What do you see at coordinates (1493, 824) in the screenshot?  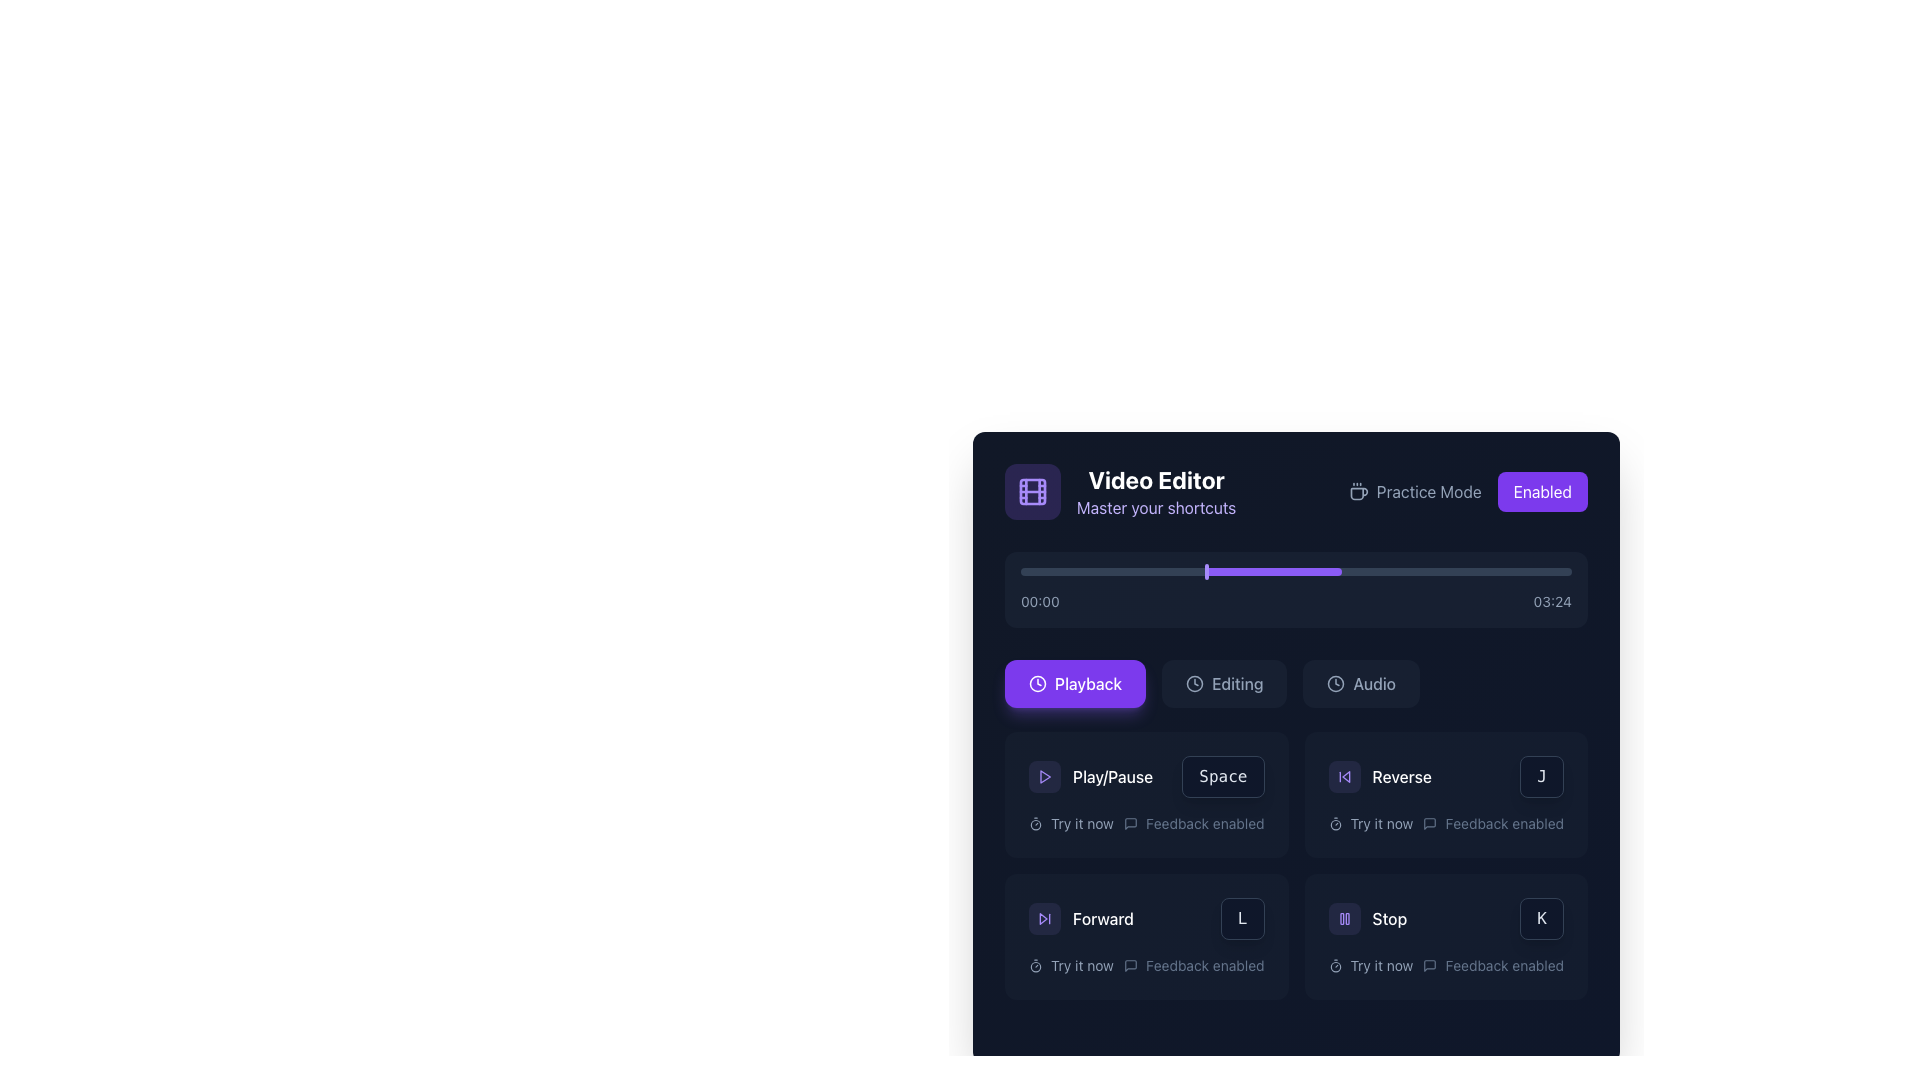 I see `the label with the comment icon that indicates 'Feedback enabled', positioned beneath the 'Reverse' button on the right half of the interface` at bounding box center [1493, 824].